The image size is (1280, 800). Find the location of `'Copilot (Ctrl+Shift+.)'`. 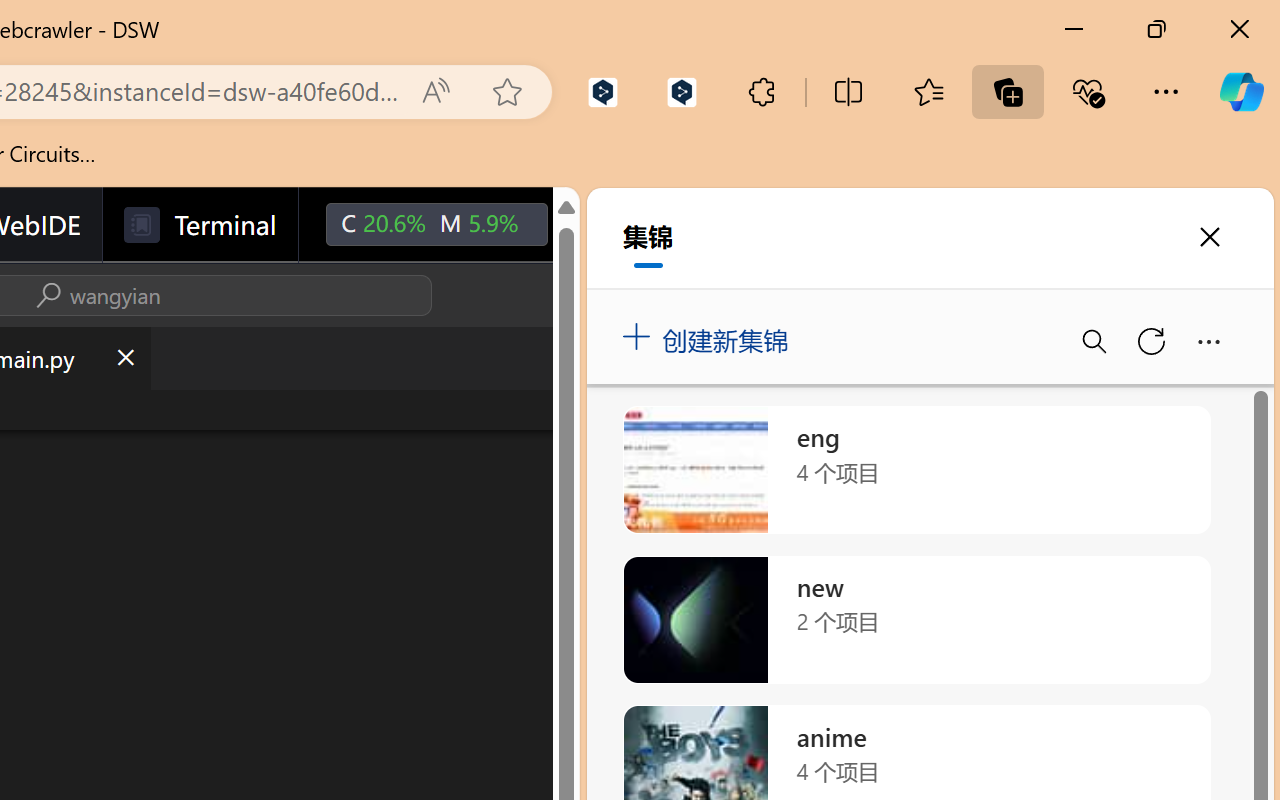

'Copilot (Ctrl+Shift+.)' is located at coordinates (1240, 91).